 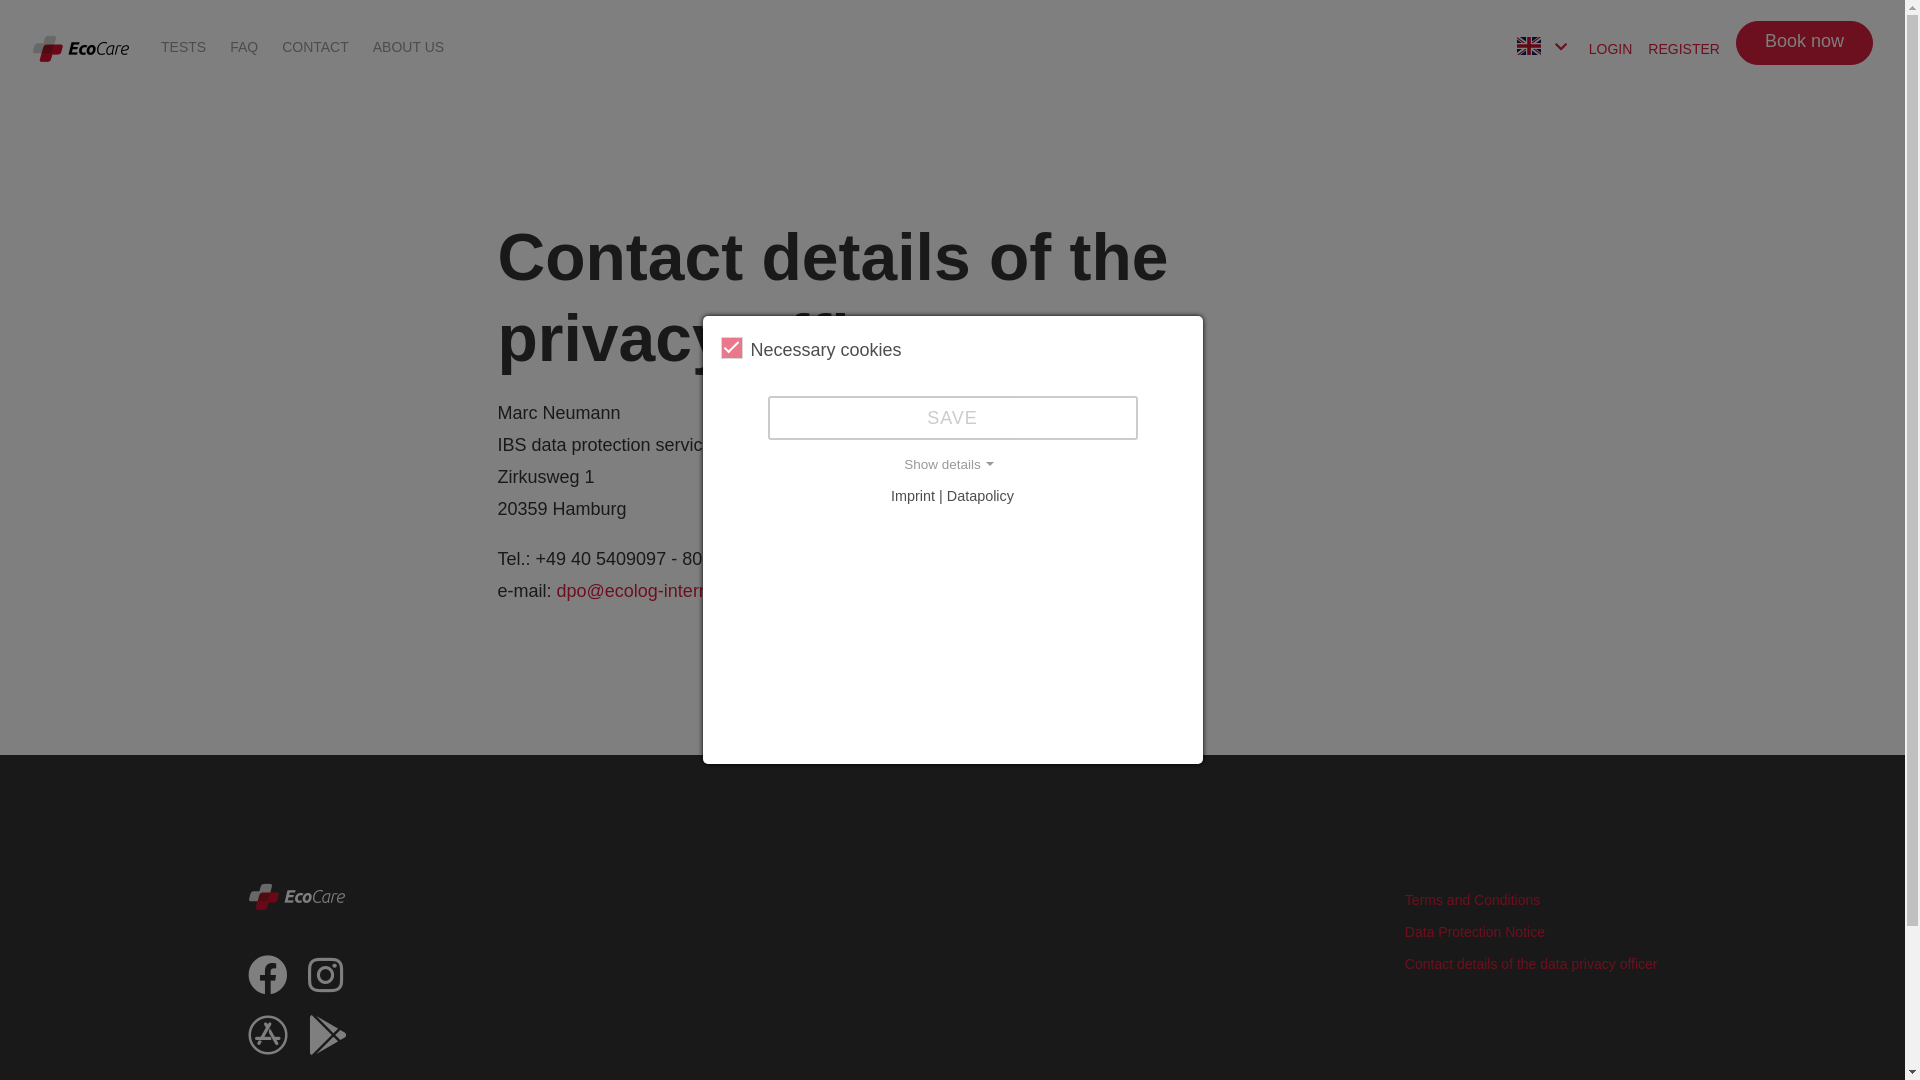 What do you see at coordinates (1530, 963) in the screenshot?
I see `'Contact details of the data privacy officer'` at bounding box center [1530, 963].